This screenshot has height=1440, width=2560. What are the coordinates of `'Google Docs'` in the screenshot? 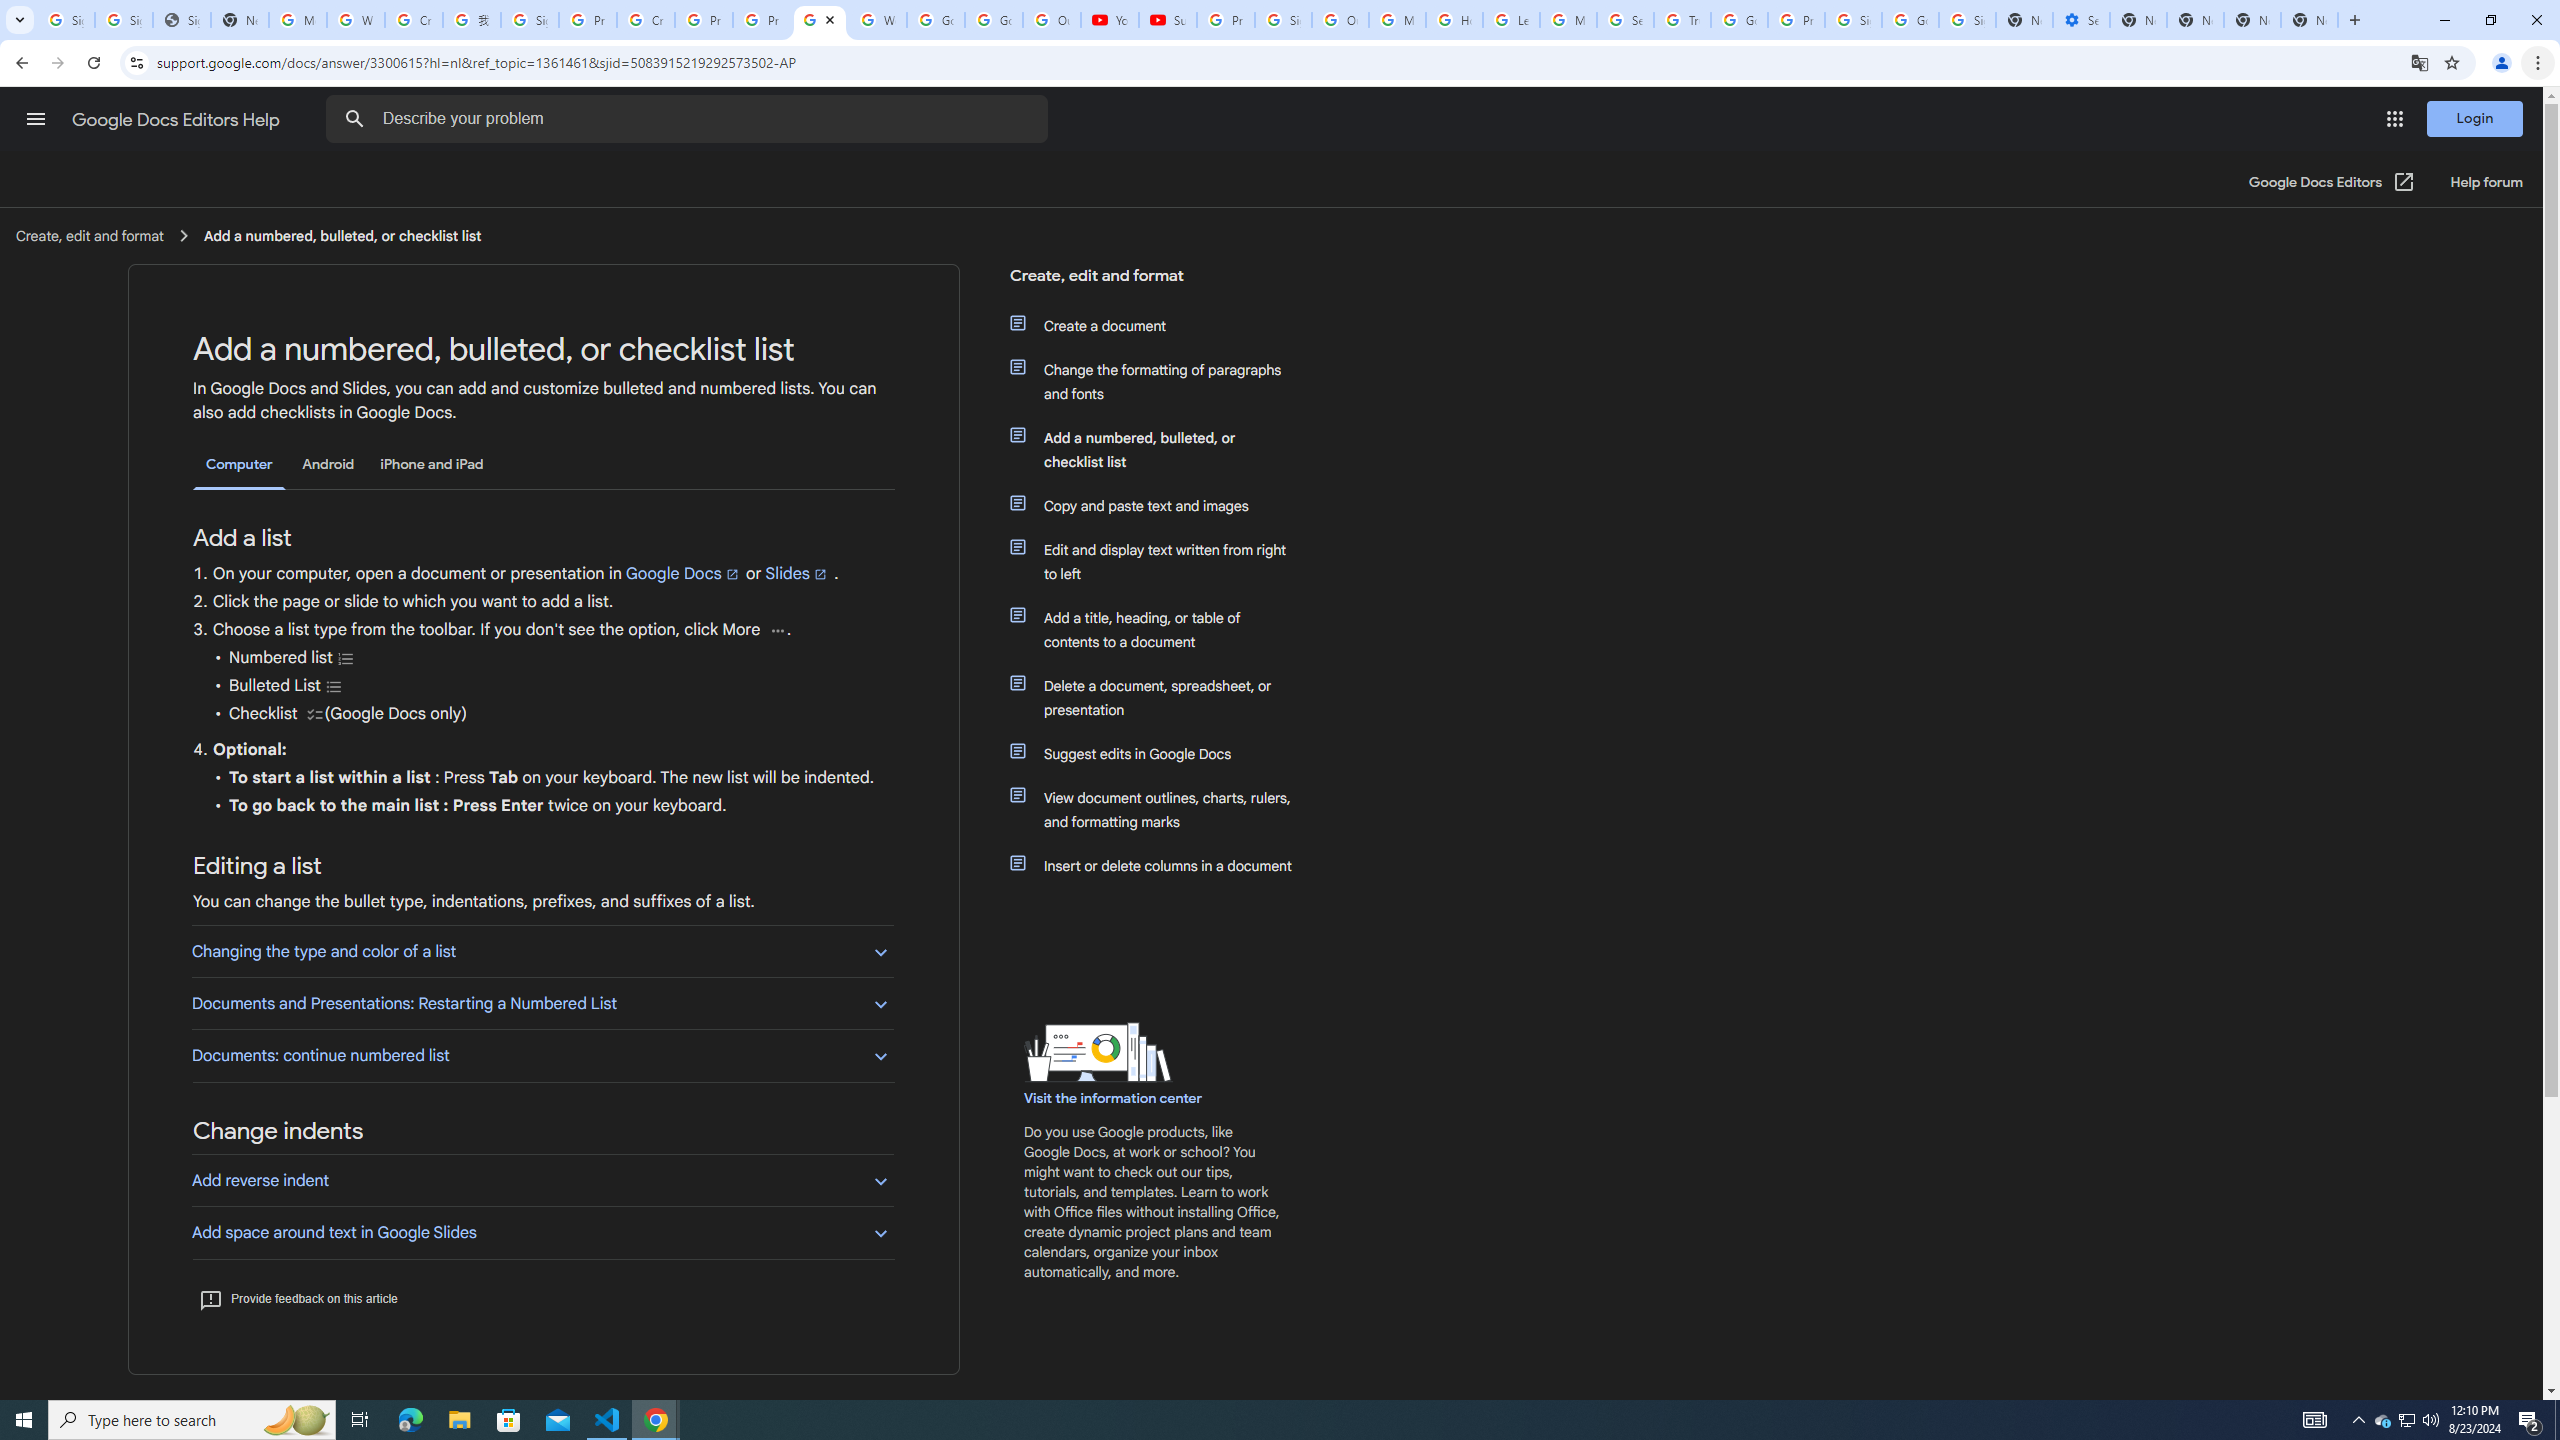 It's located at (682, 574).